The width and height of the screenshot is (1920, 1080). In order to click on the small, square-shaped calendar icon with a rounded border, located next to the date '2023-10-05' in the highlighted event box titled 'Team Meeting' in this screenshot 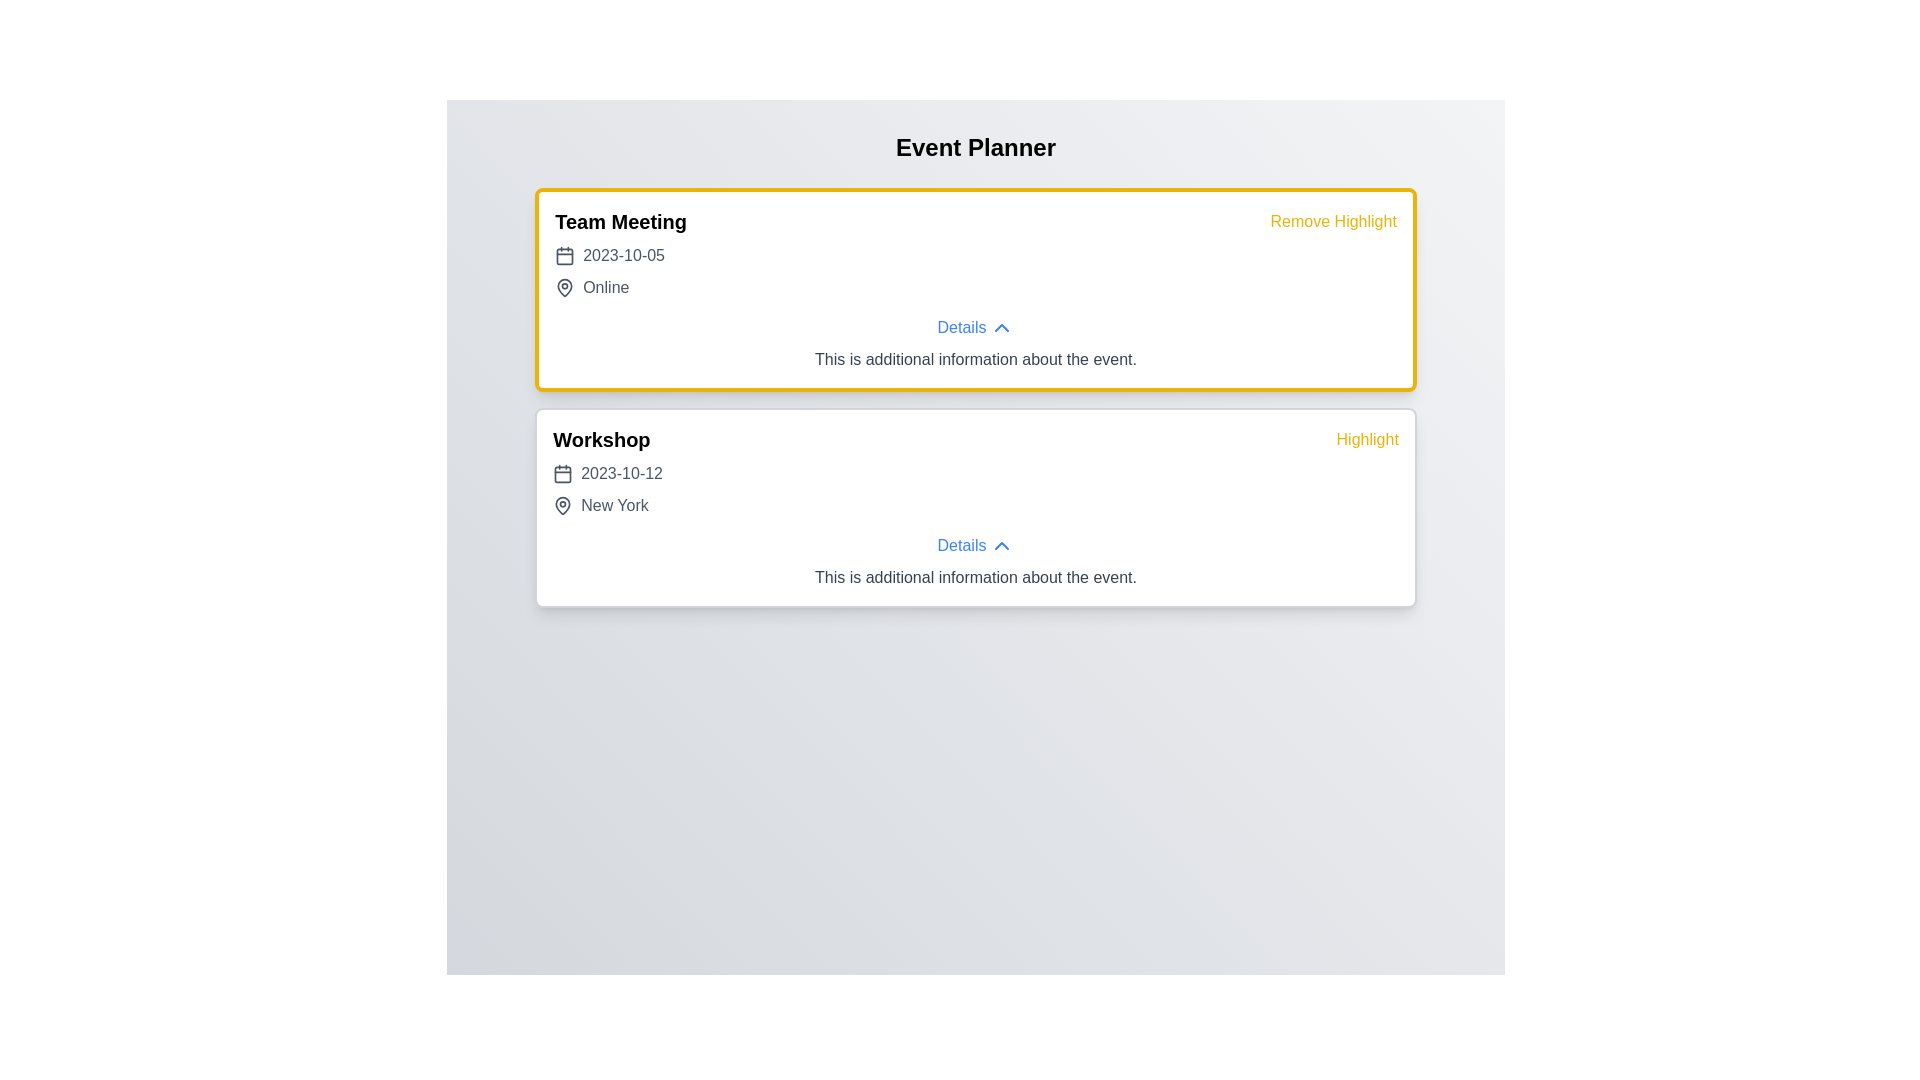, I will do `click(564, 254)`.